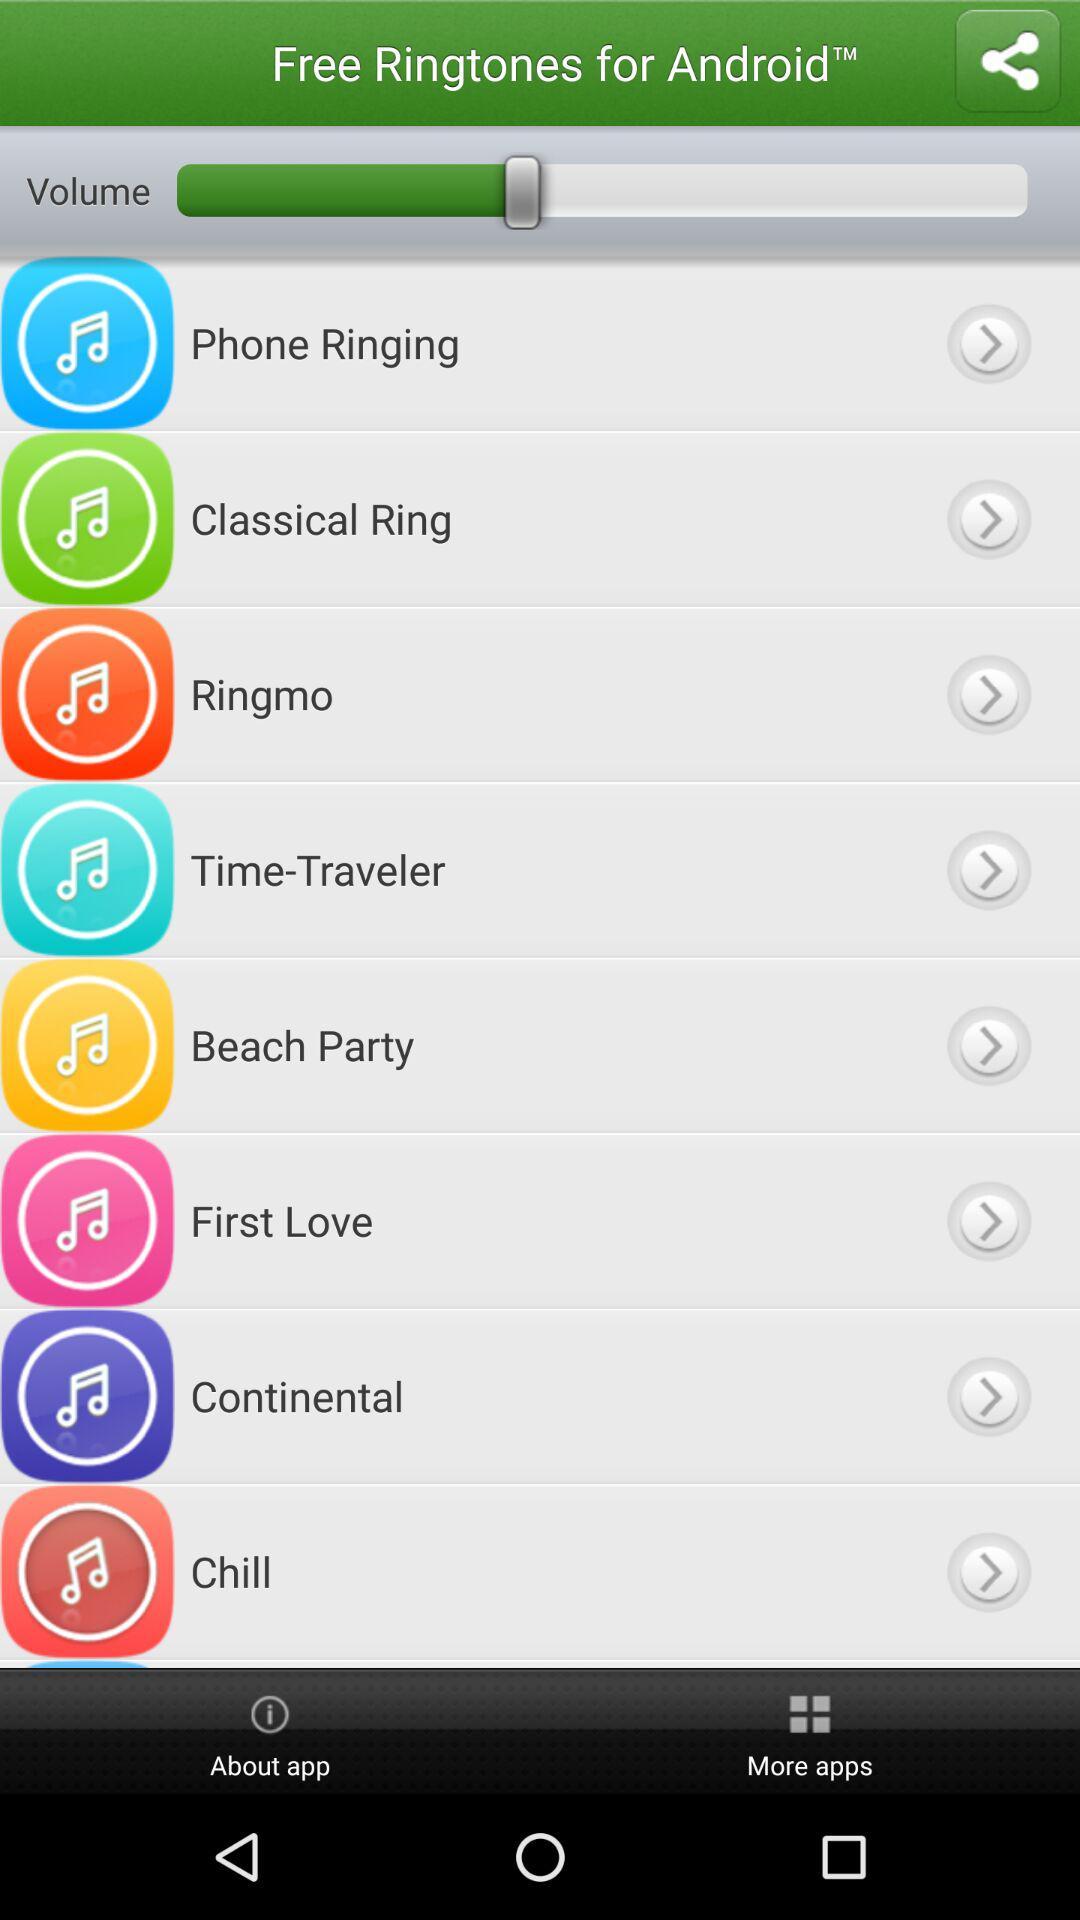  I want to click on next, so click(987, 1663).